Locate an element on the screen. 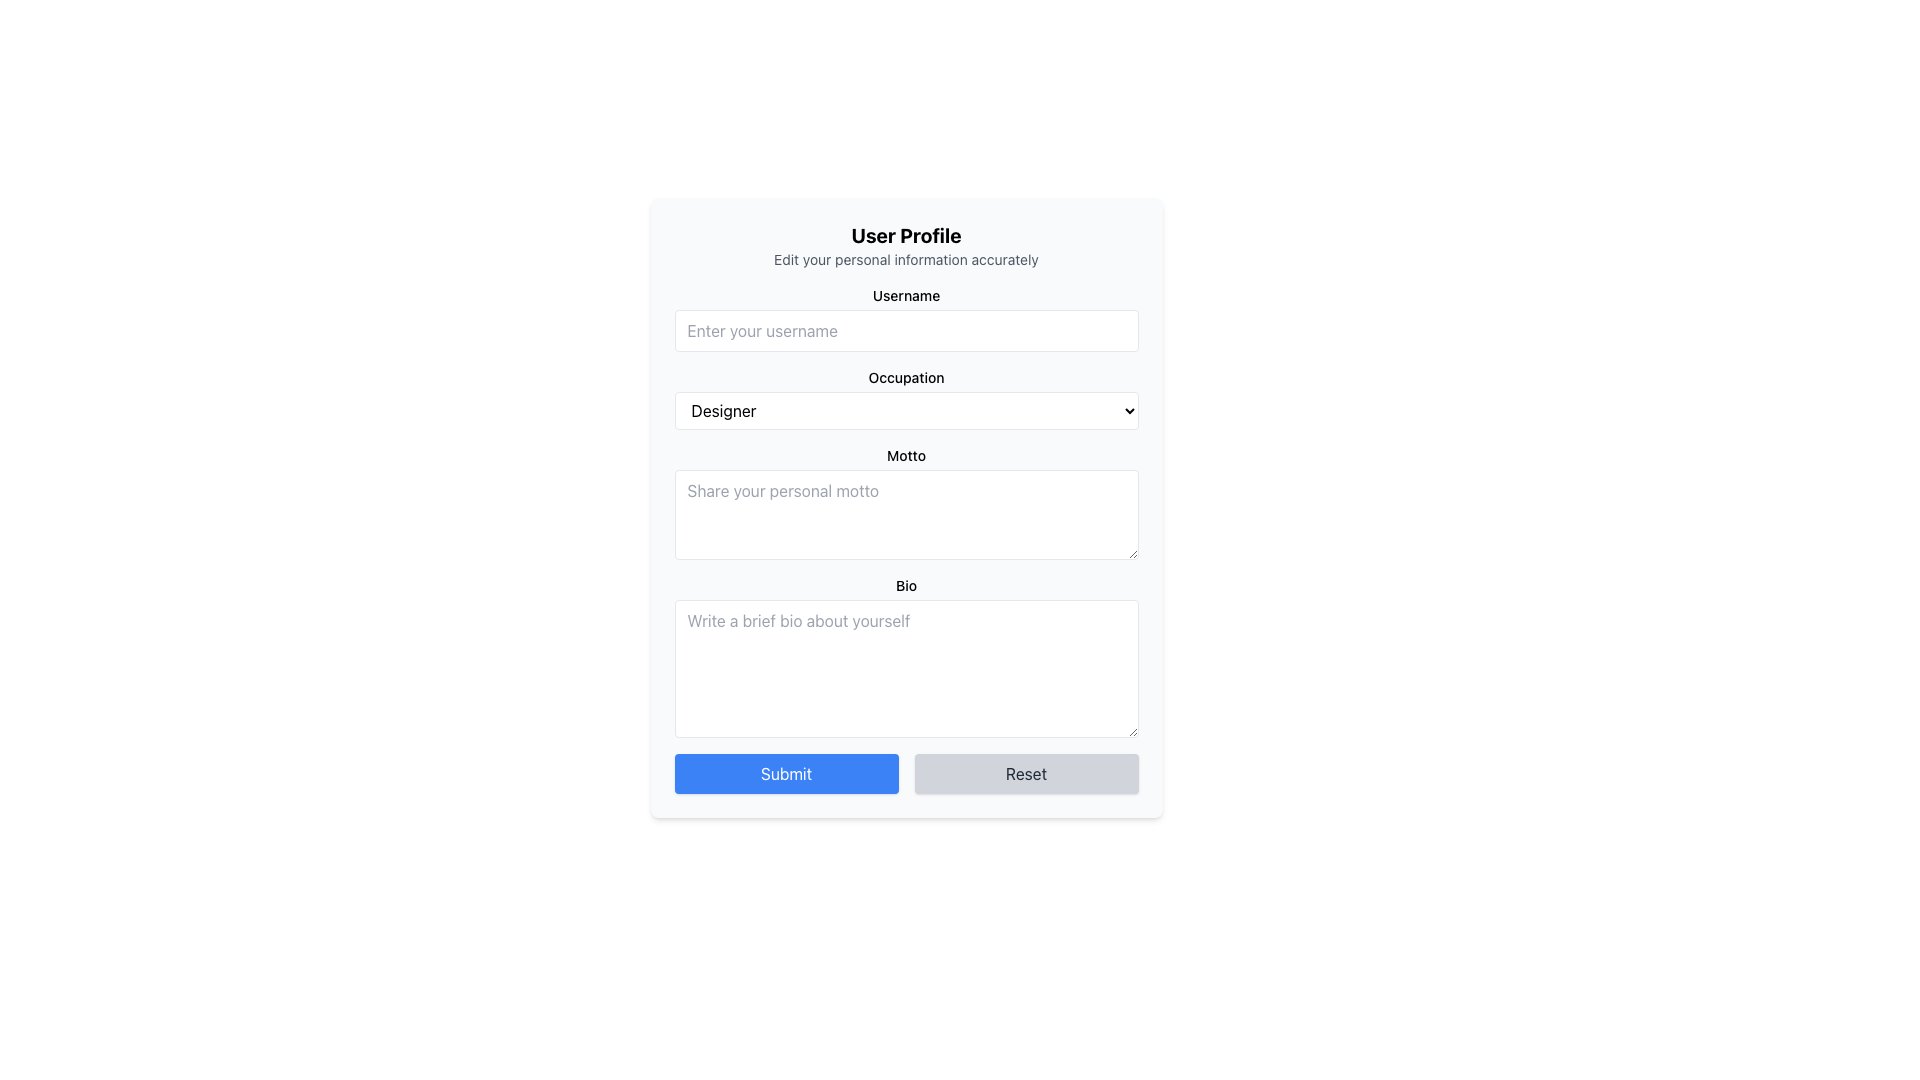 This screenshot has width=1920, height=1080. the text label displaying 'Occupation', which is styled with a small font size and bold weight, located above the dropdown menu is located at coordinates (905, 378).